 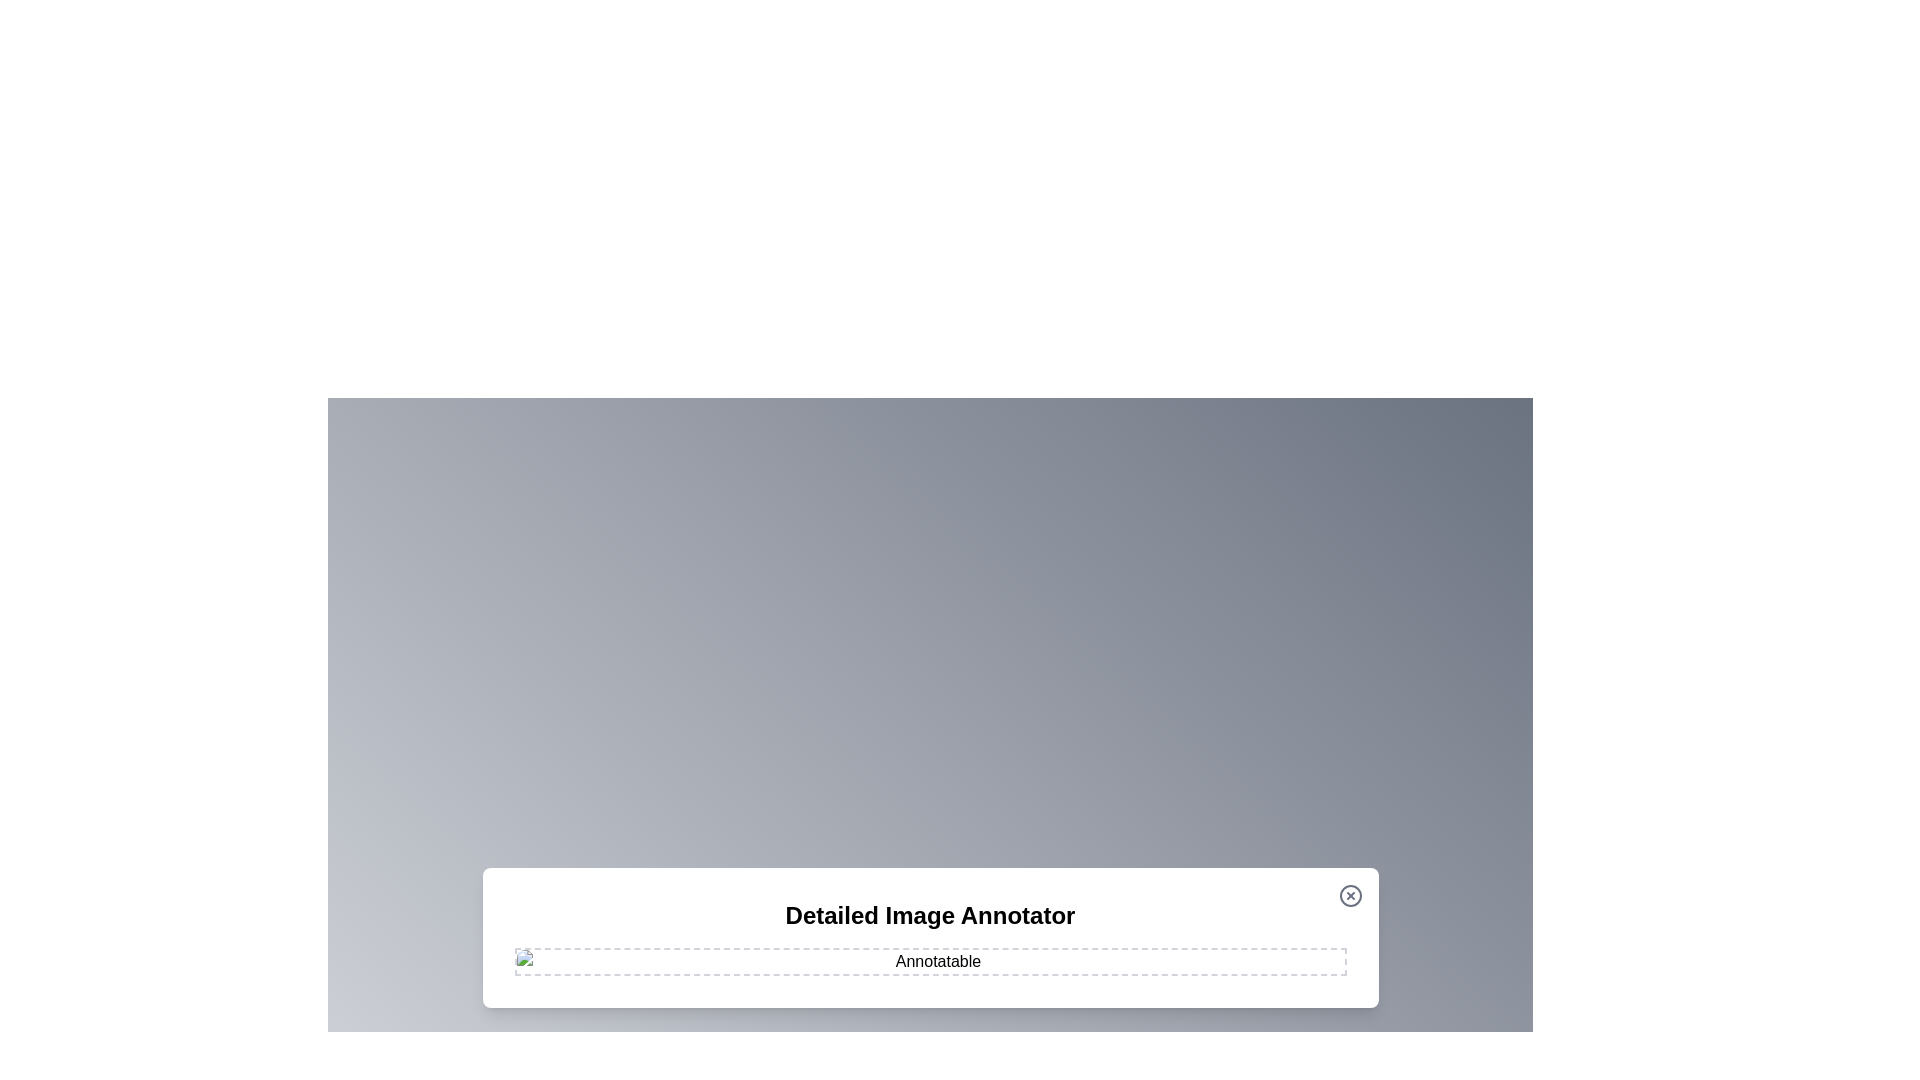 What do you see at coordinates (1143, 962) in the screenshot?
I see `the image at coordinates (1144, 963) to add an annotation` at bounding box center [1143, 962].